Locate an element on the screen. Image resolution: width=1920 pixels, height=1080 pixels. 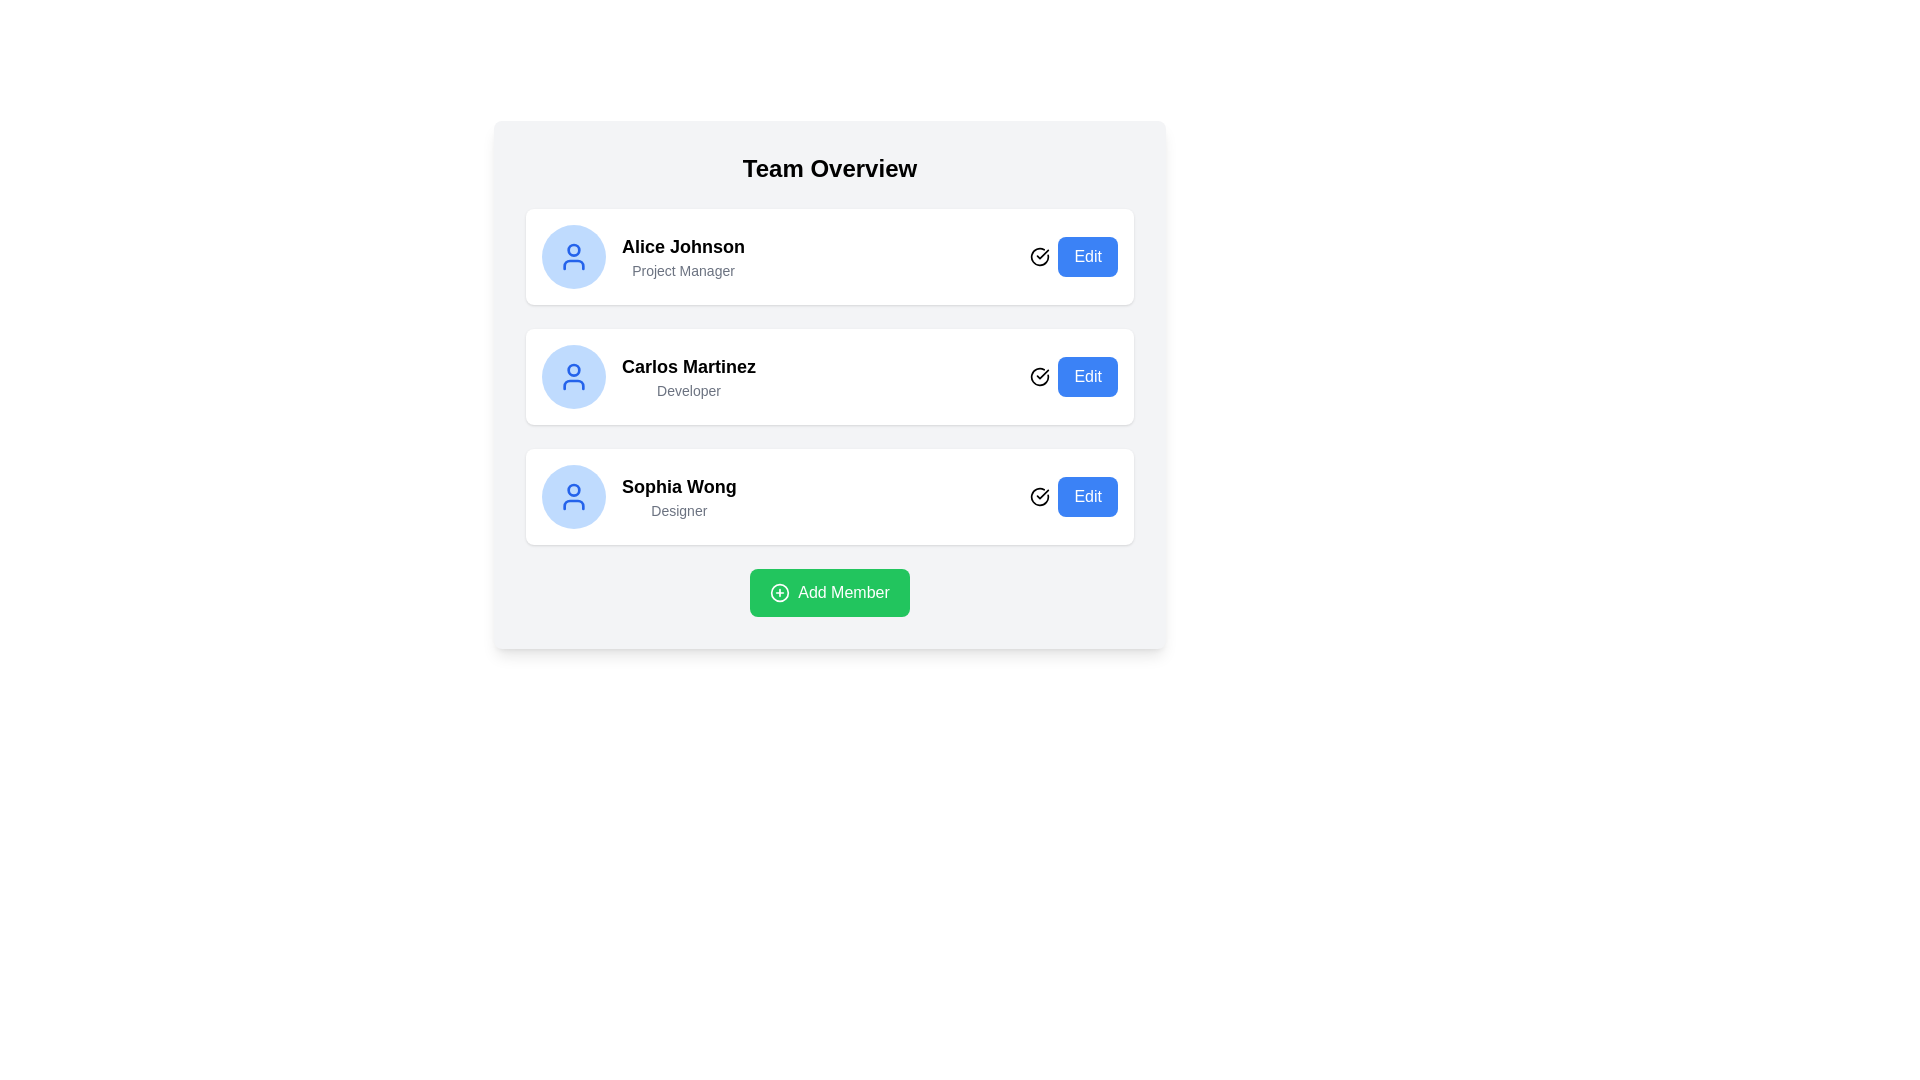
the button located on the right side of the row for user 'Alice Johnson' to initiate the editing action is located at coordinates (1073, 256).